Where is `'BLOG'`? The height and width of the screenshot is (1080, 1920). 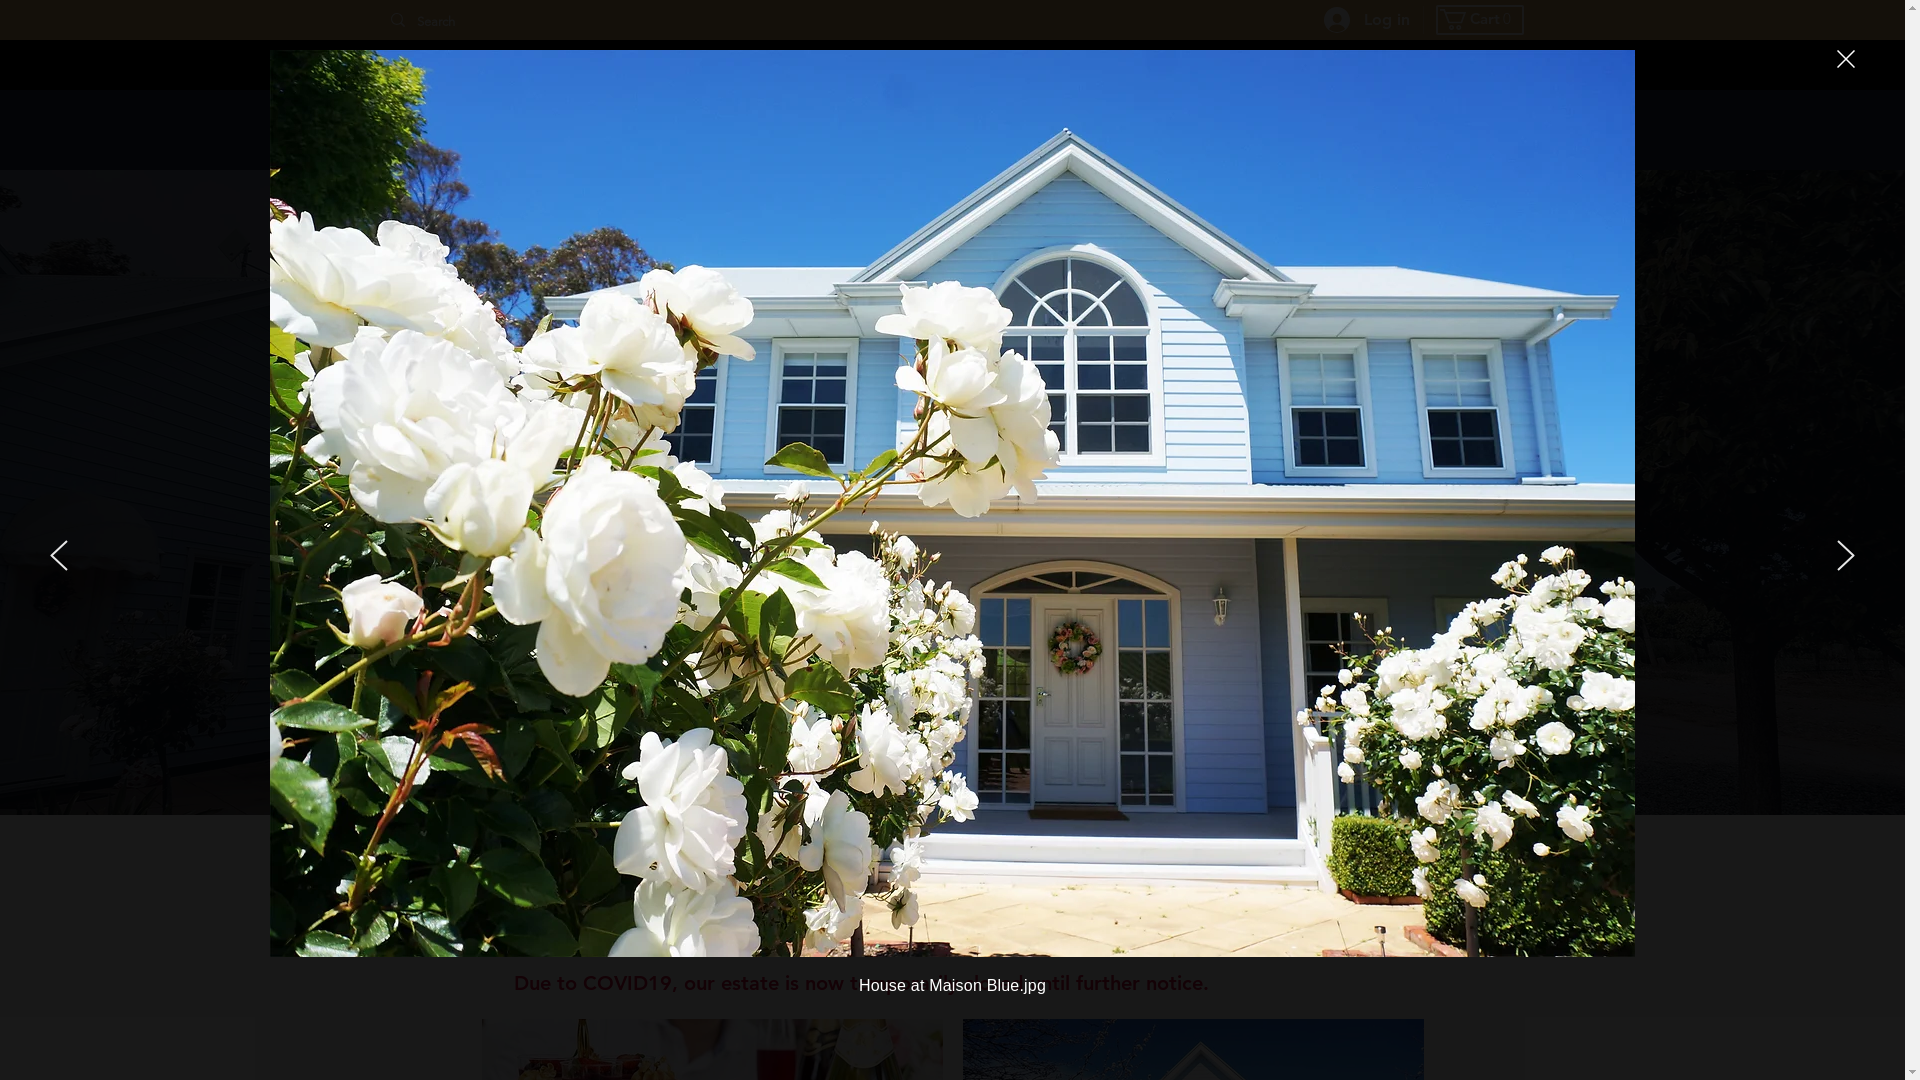
'BLOG' is located at coordinates (1302, 130).